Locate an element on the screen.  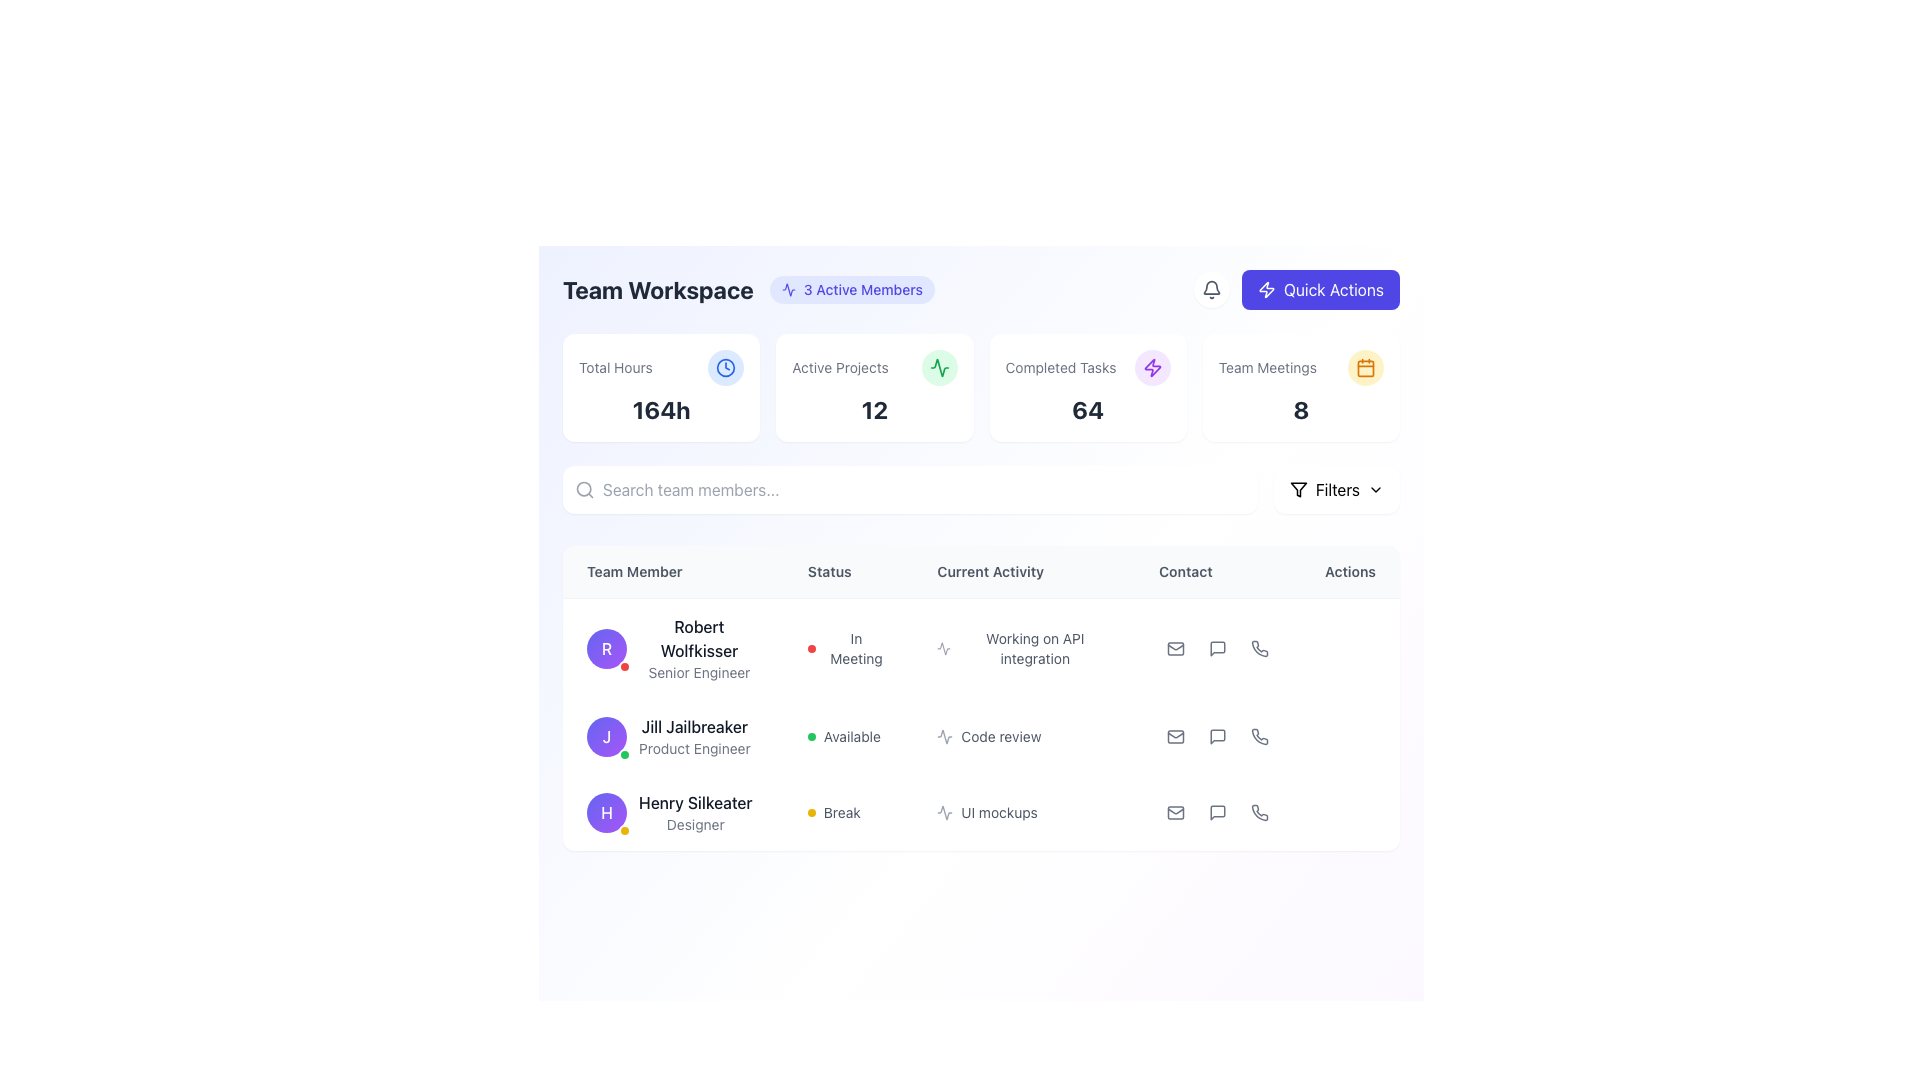
text label 'Active Projects' located in the second tile from the left of the top row, styled with a small font size and grey color, situated above the count of active projects is located at coordinates (840, 367).